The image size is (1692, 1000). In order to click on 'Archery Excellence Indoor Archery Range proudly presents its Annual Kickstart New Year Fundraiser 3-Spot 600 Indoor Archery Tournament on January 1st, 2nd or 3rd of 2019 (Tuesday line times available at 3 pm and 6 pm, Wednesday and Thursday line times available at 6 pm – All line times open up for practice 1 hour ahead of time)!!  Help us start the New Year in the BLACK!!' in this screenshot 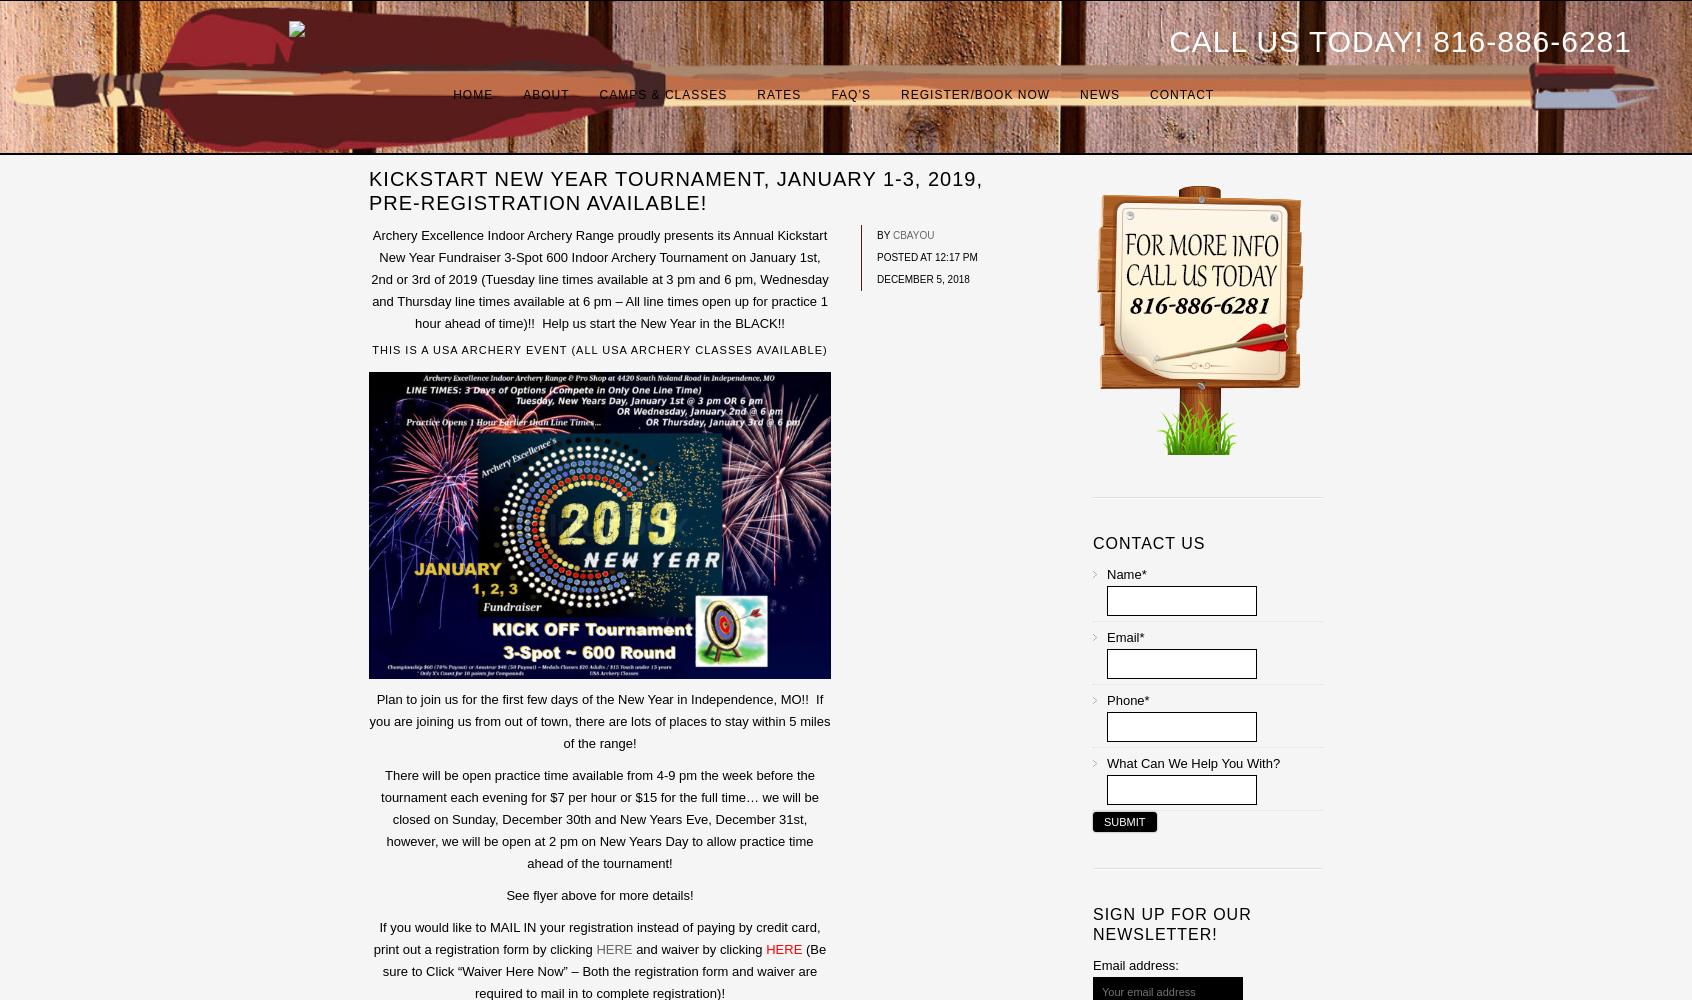, I will do `click(598, 279)`.